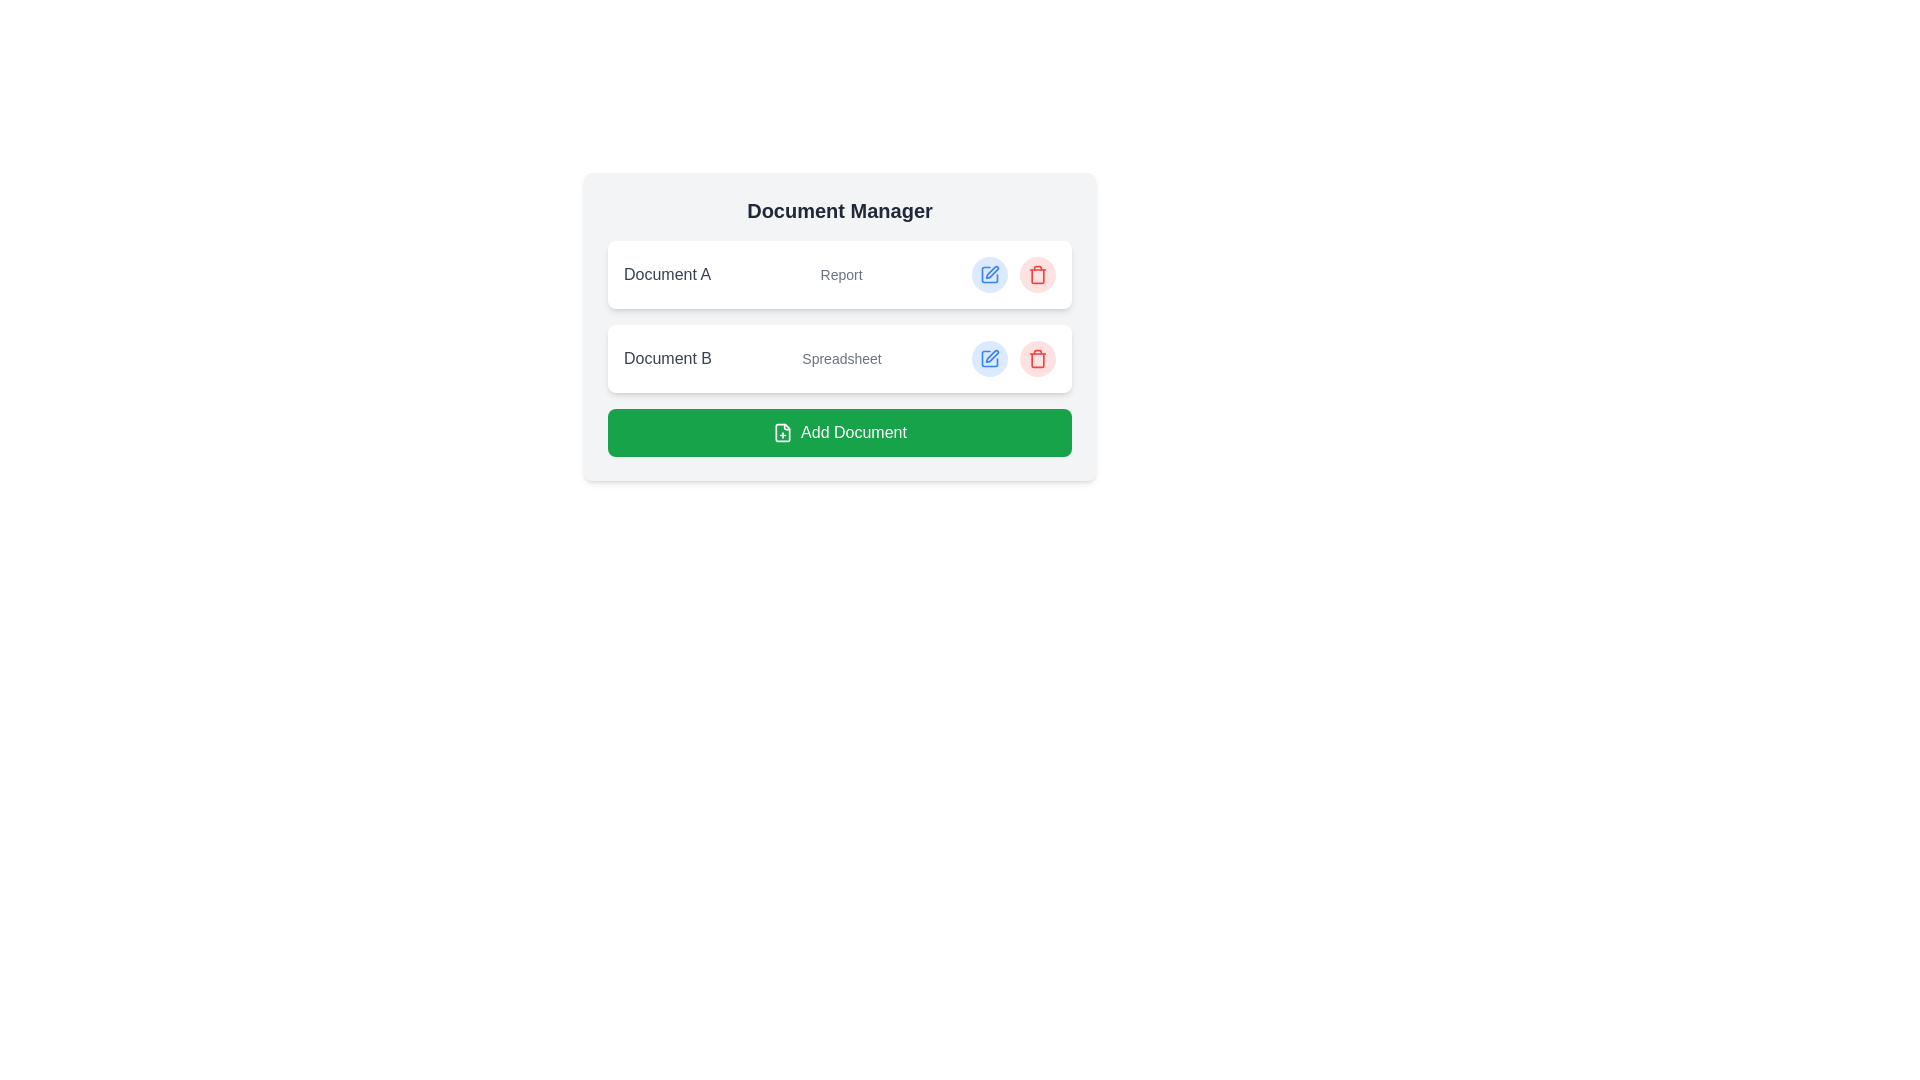  What do you see at coordinates (989, 357) in the screenshot?
I see `the edit icon located in the row labeled 'Document B' to initiate editing actions` at bounding box center [989, 357].